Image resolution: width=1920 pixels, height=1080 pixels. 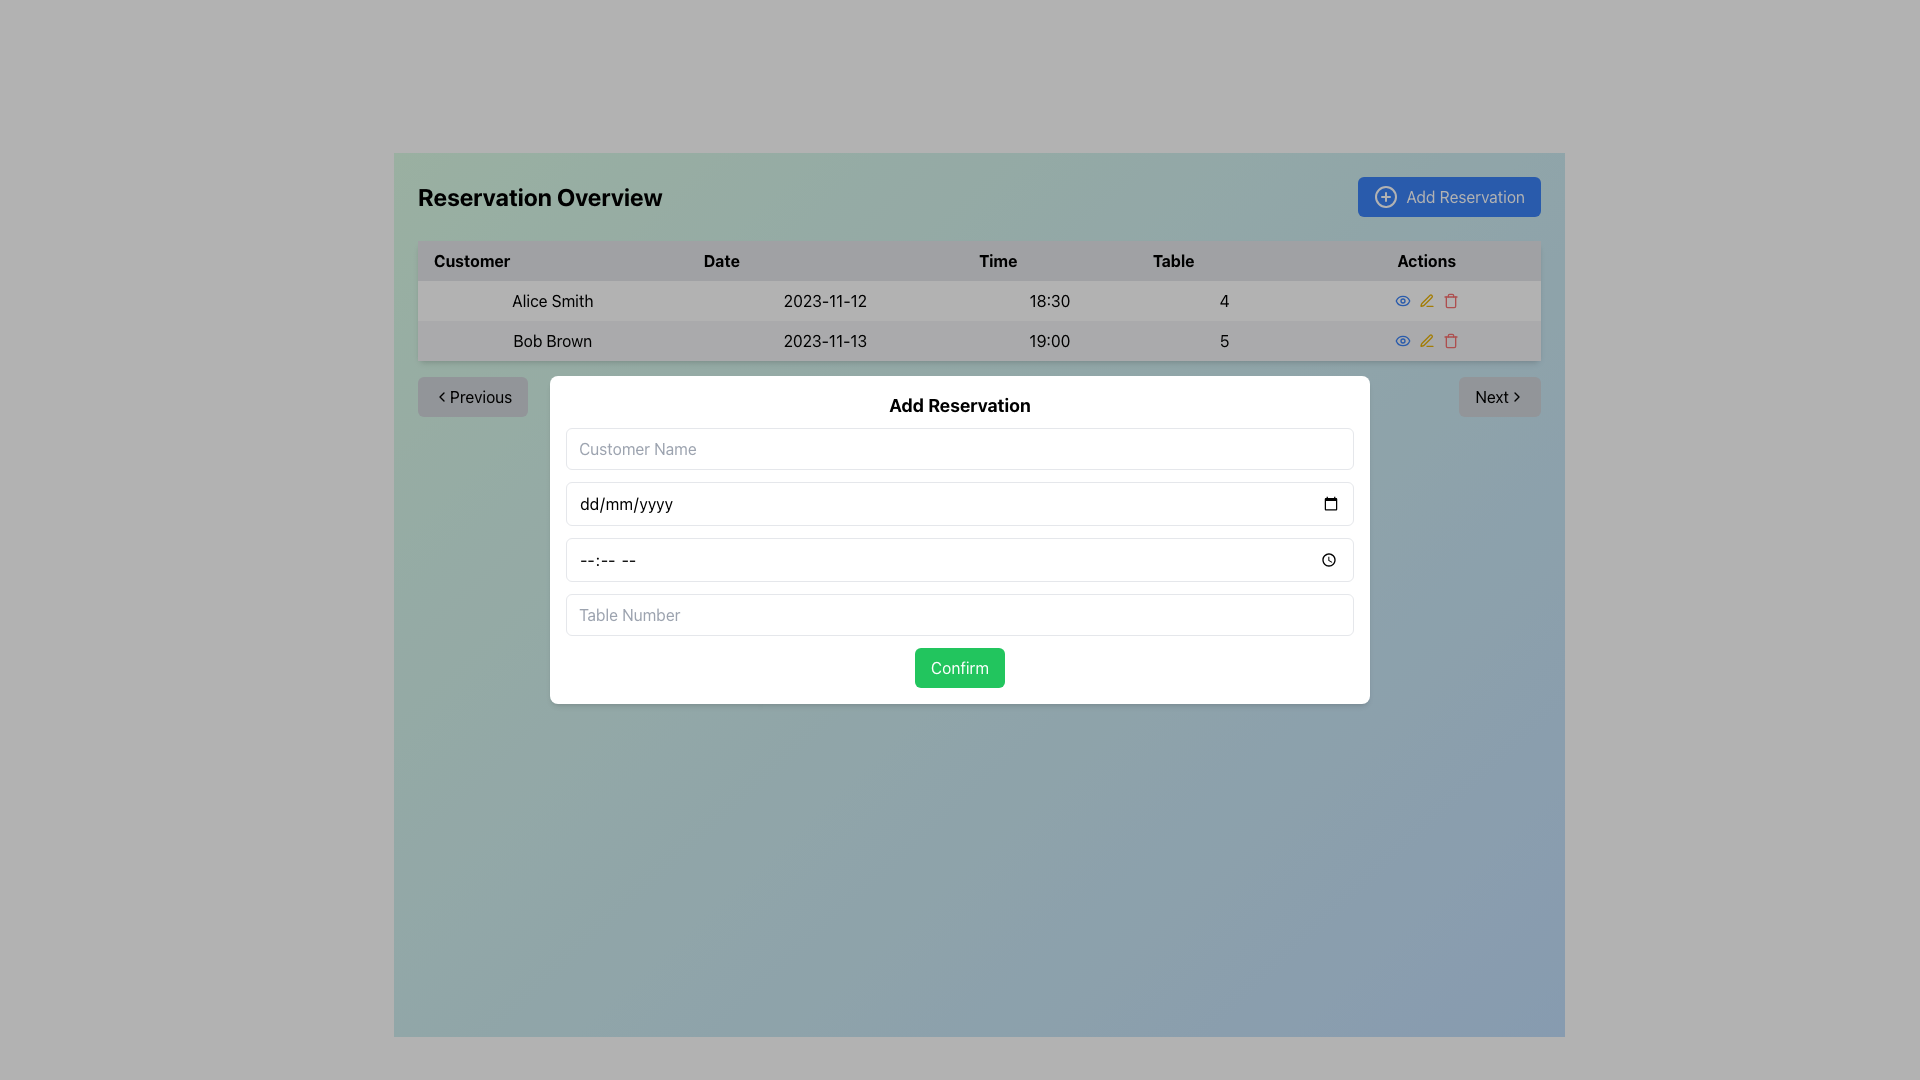 I want to click on the 'Edit' icon in the 'Actions' column of the 'Reservation Overview' table for the row corresponding to 'Bob Brown' to modify the reservation details, so click(x=1424, y=339).